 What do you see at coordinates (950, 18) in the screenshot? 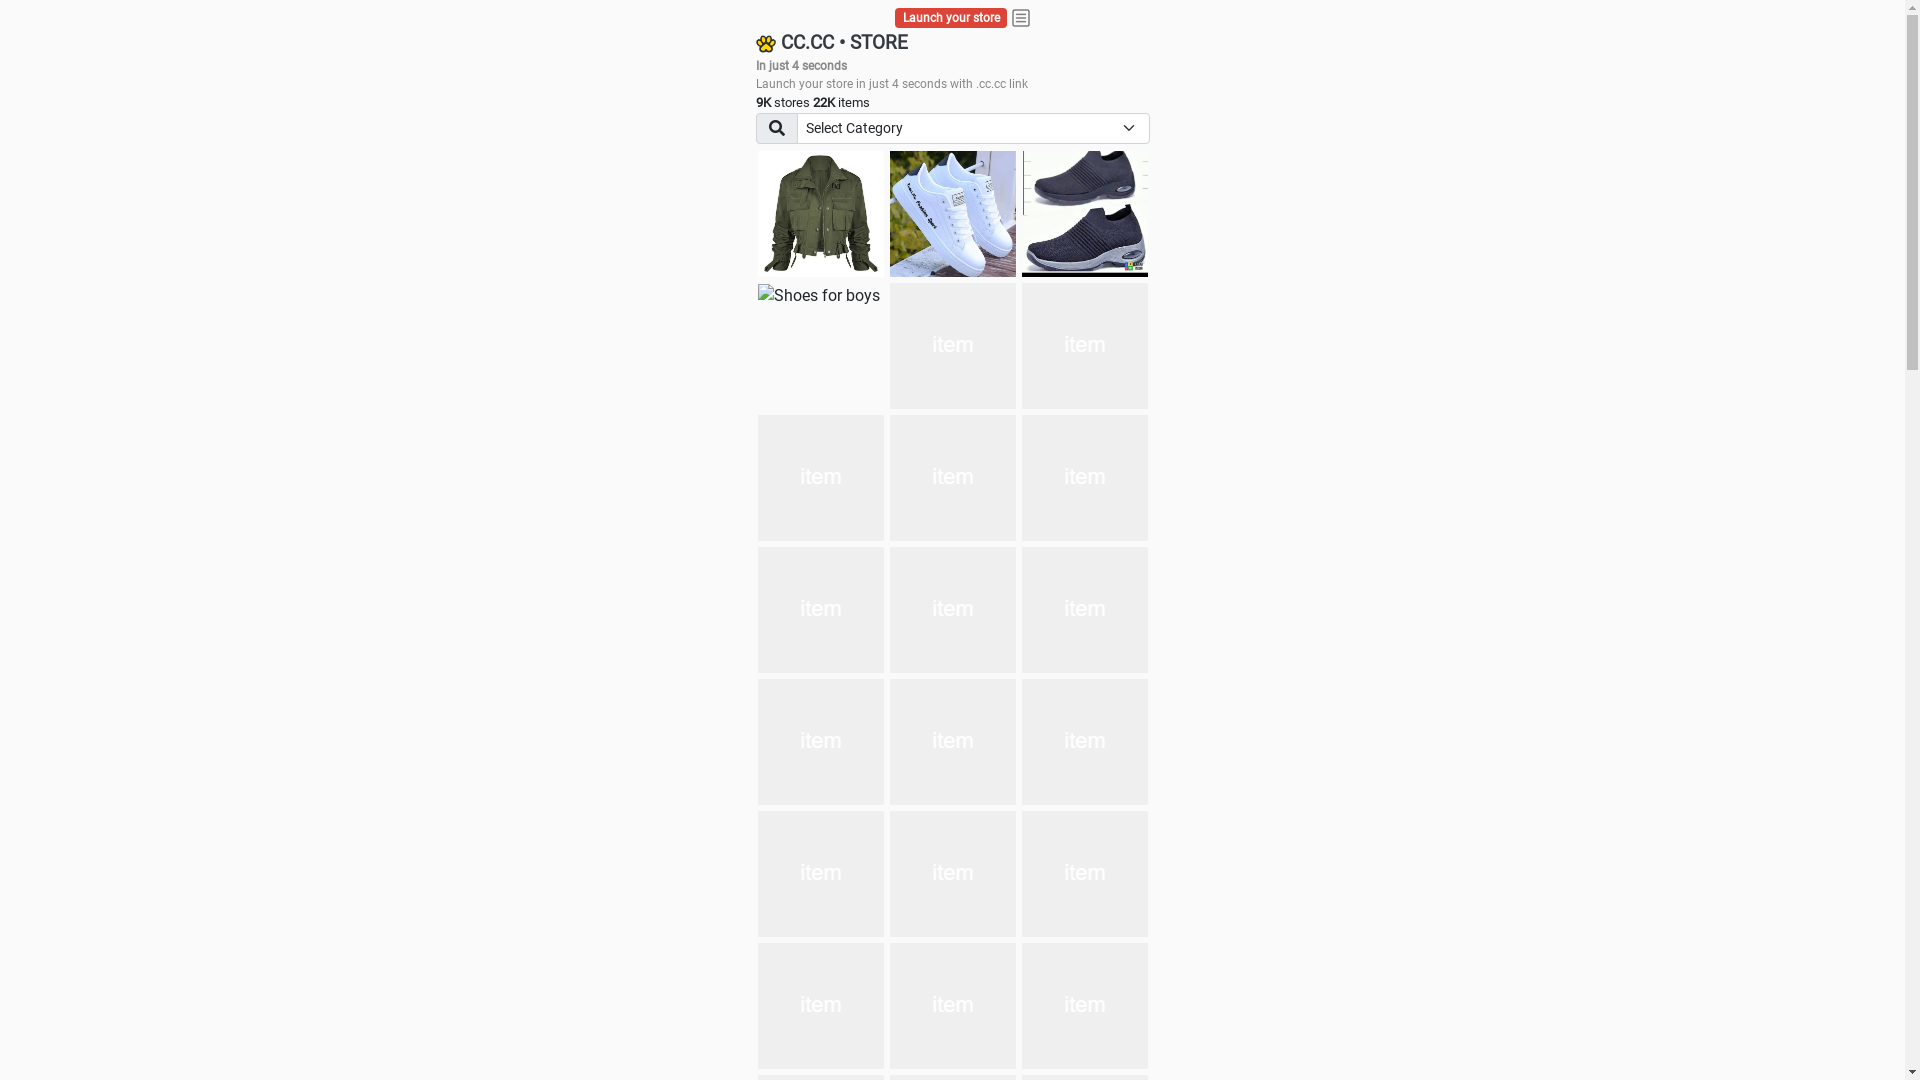
I see `'Launch your store'` at bounding box center [950, 18].